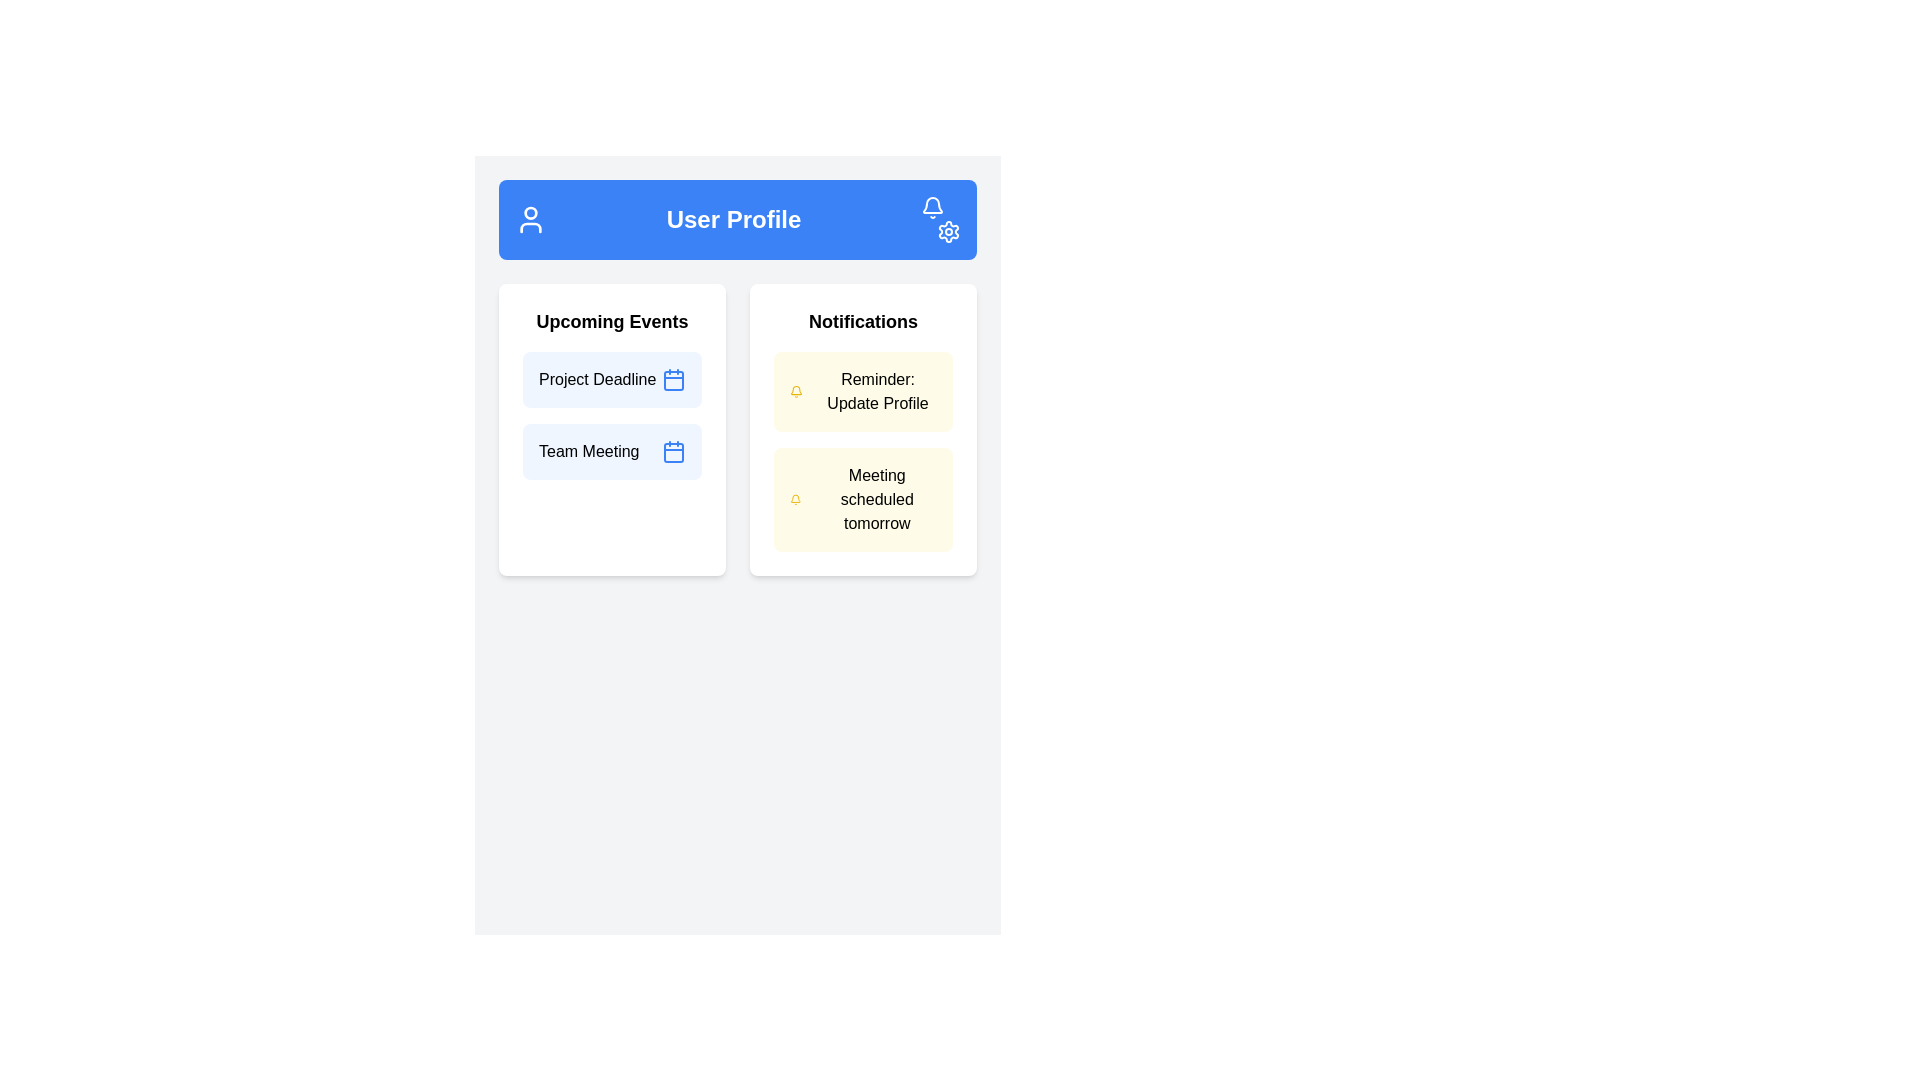  I want to click on the Settings Icon located in the header bar, so click(948, 230).